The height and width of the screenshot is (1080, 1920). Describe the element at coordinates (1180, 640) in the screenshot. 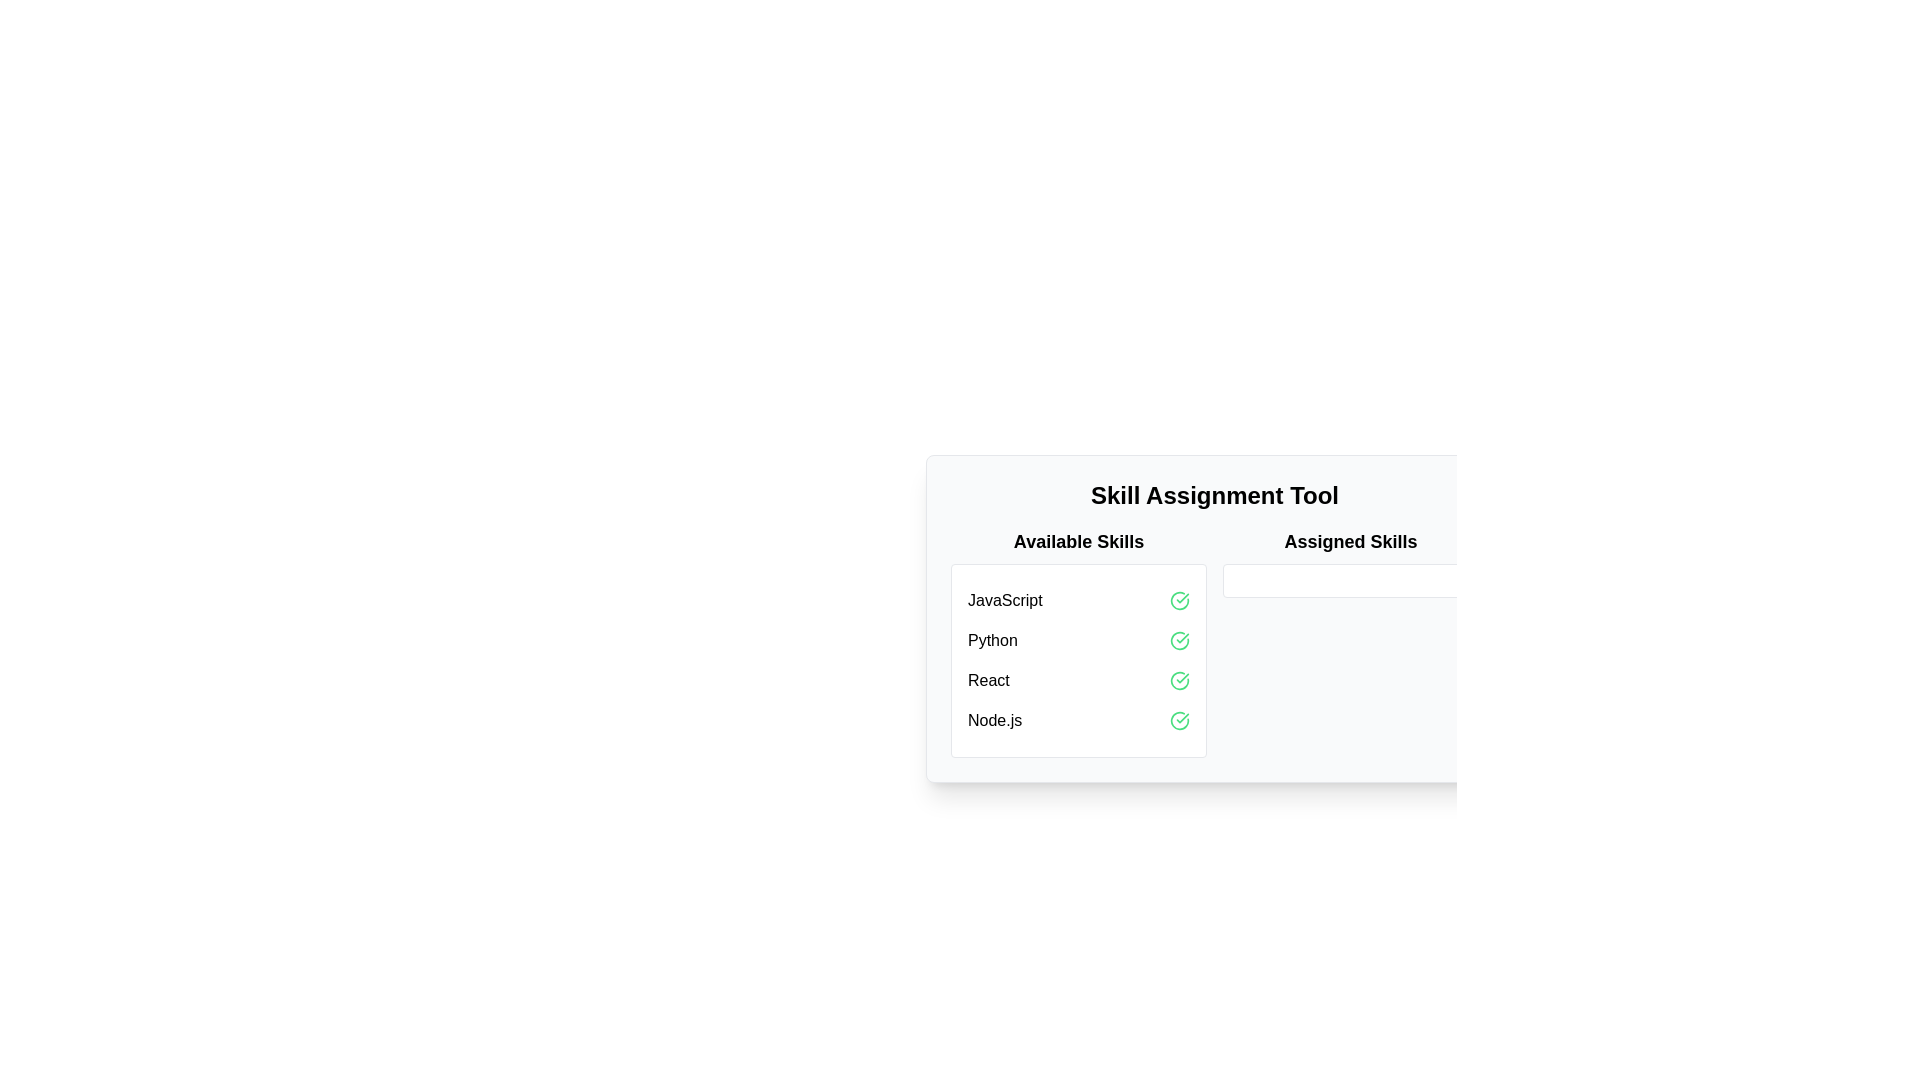

I see `the visual change associated with the green checkmark status indicator icon for the 'Python' skill located to the right of the 'Python' text label in the 'Available Skills' section` at that location.